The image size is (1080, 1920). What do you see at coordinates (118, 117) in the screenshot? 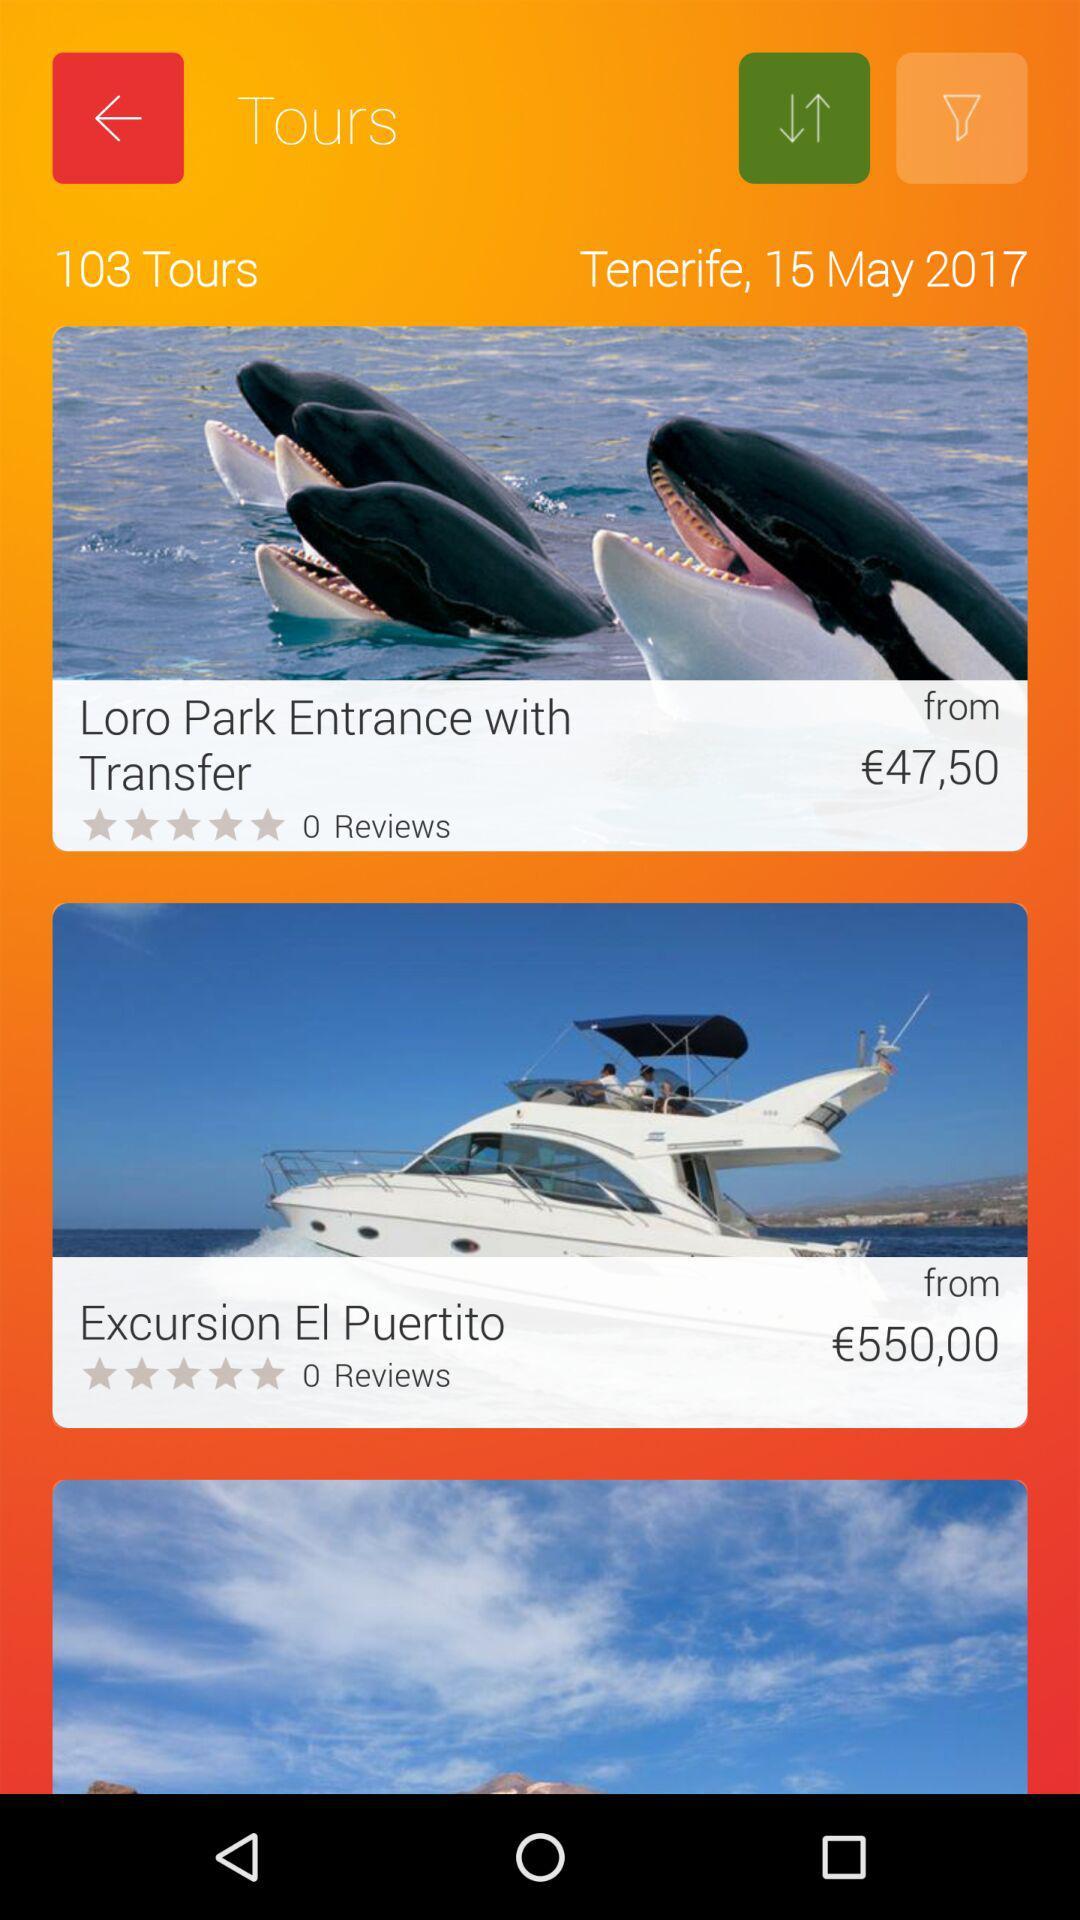
I see `the icon above the 103 tours icon` at bounding box center [118, 117].